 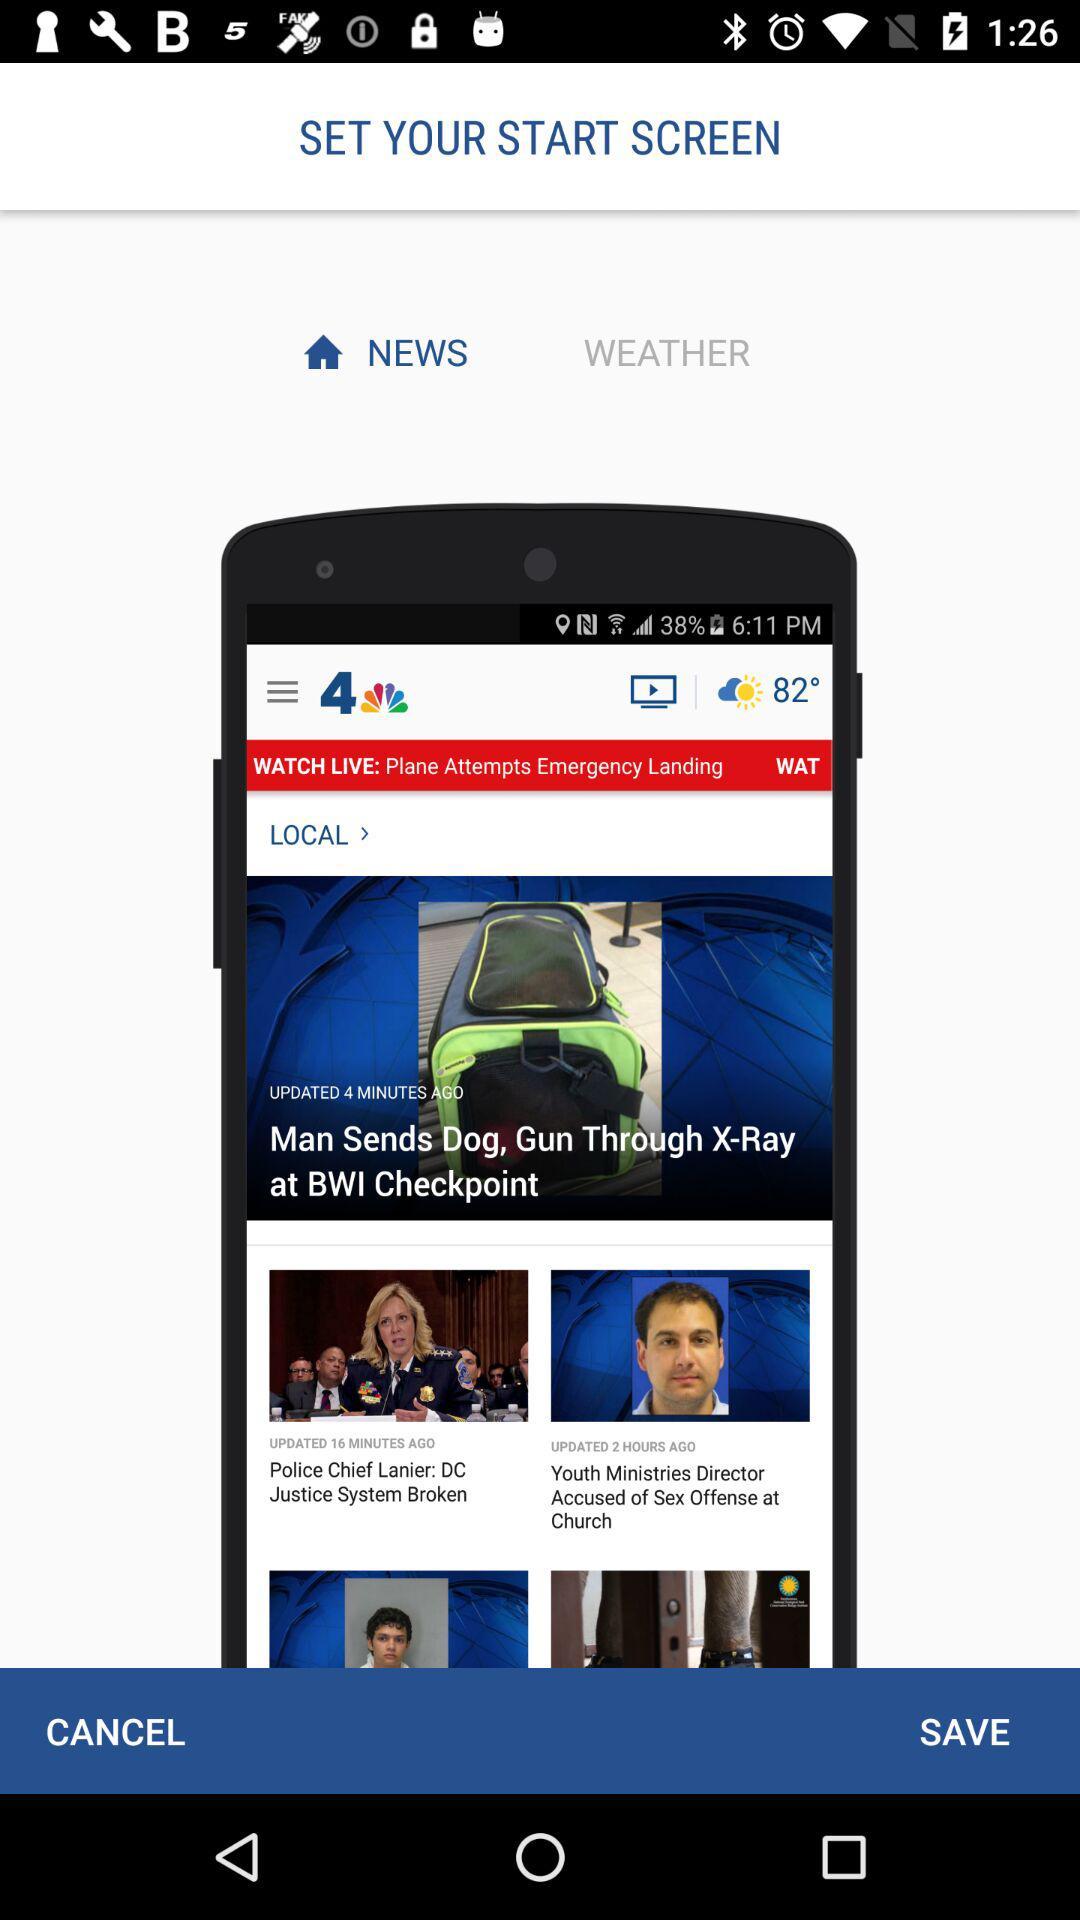 I want to click on the save, so click(x=963, y=1730).